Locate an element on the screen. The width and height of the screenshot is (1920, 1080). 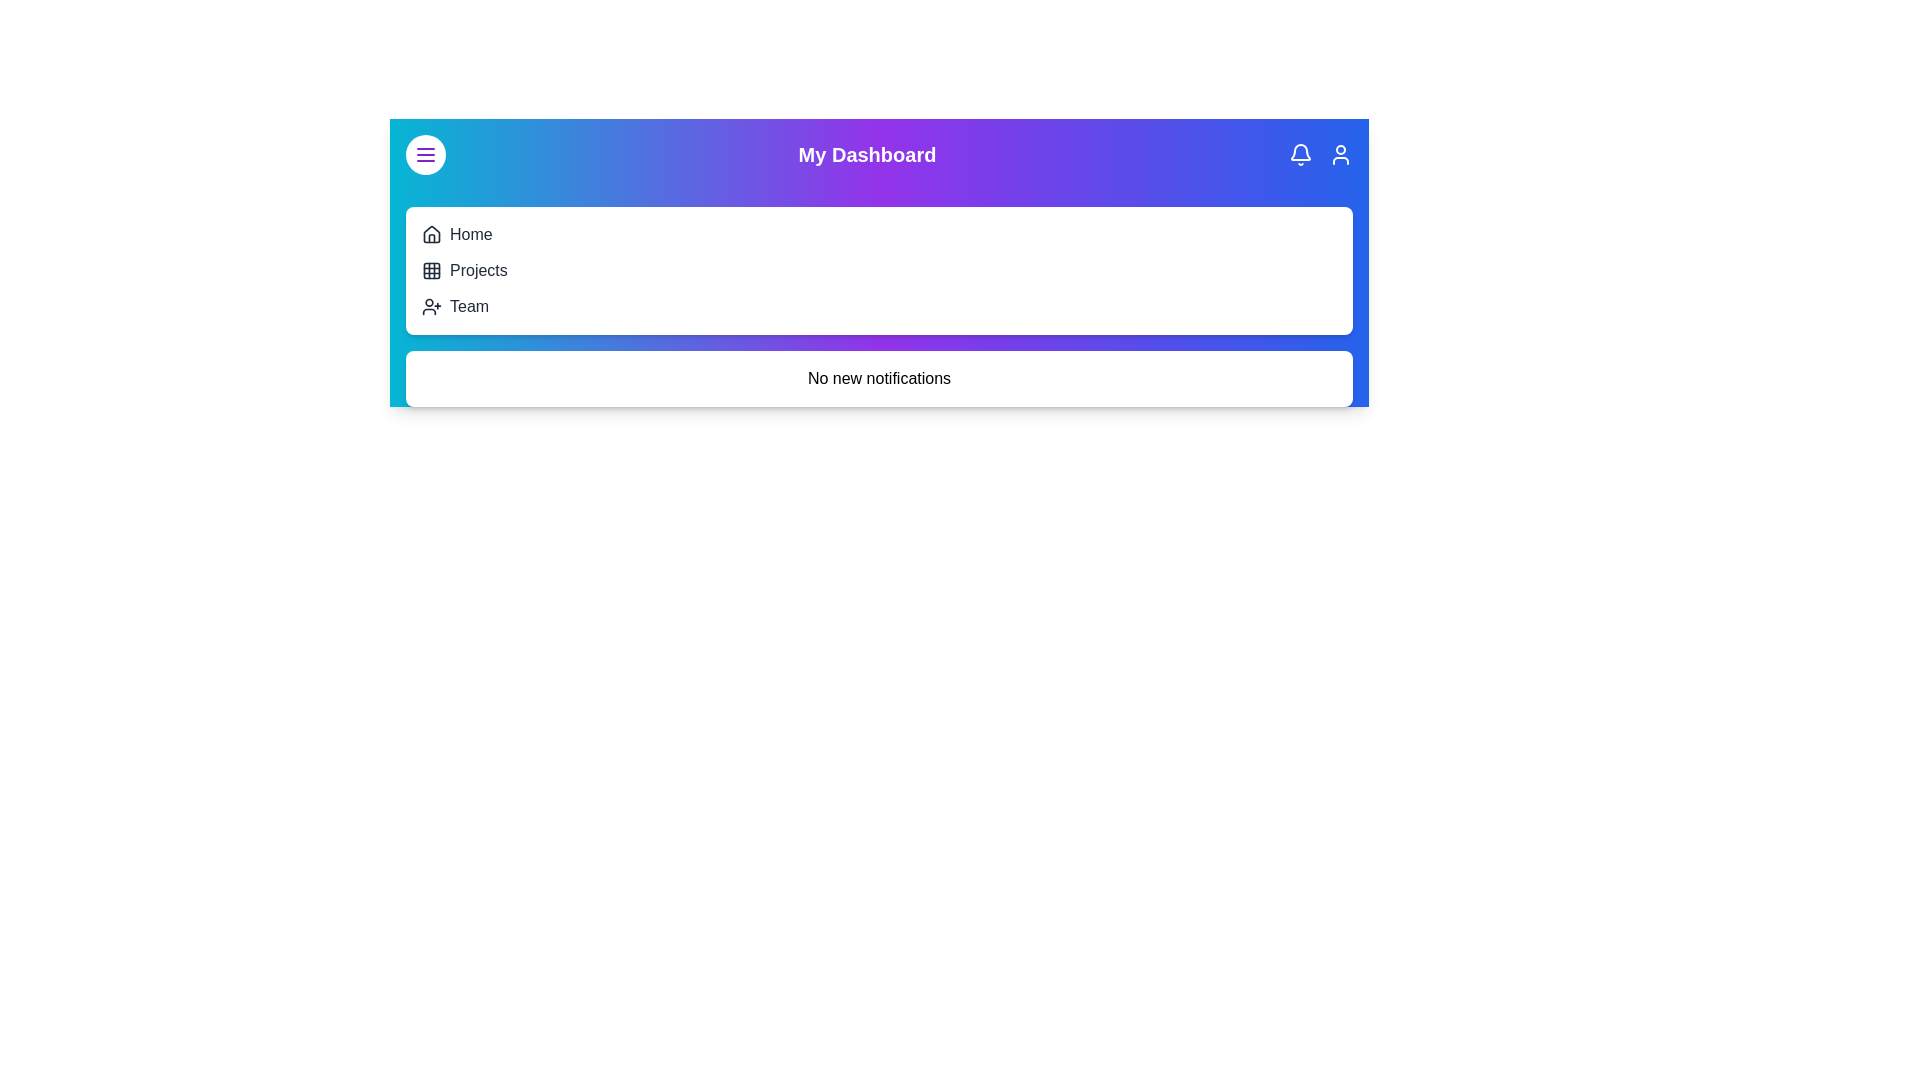
the user icon located on the top-right of the app bar is located at coordinates (1340, 153).